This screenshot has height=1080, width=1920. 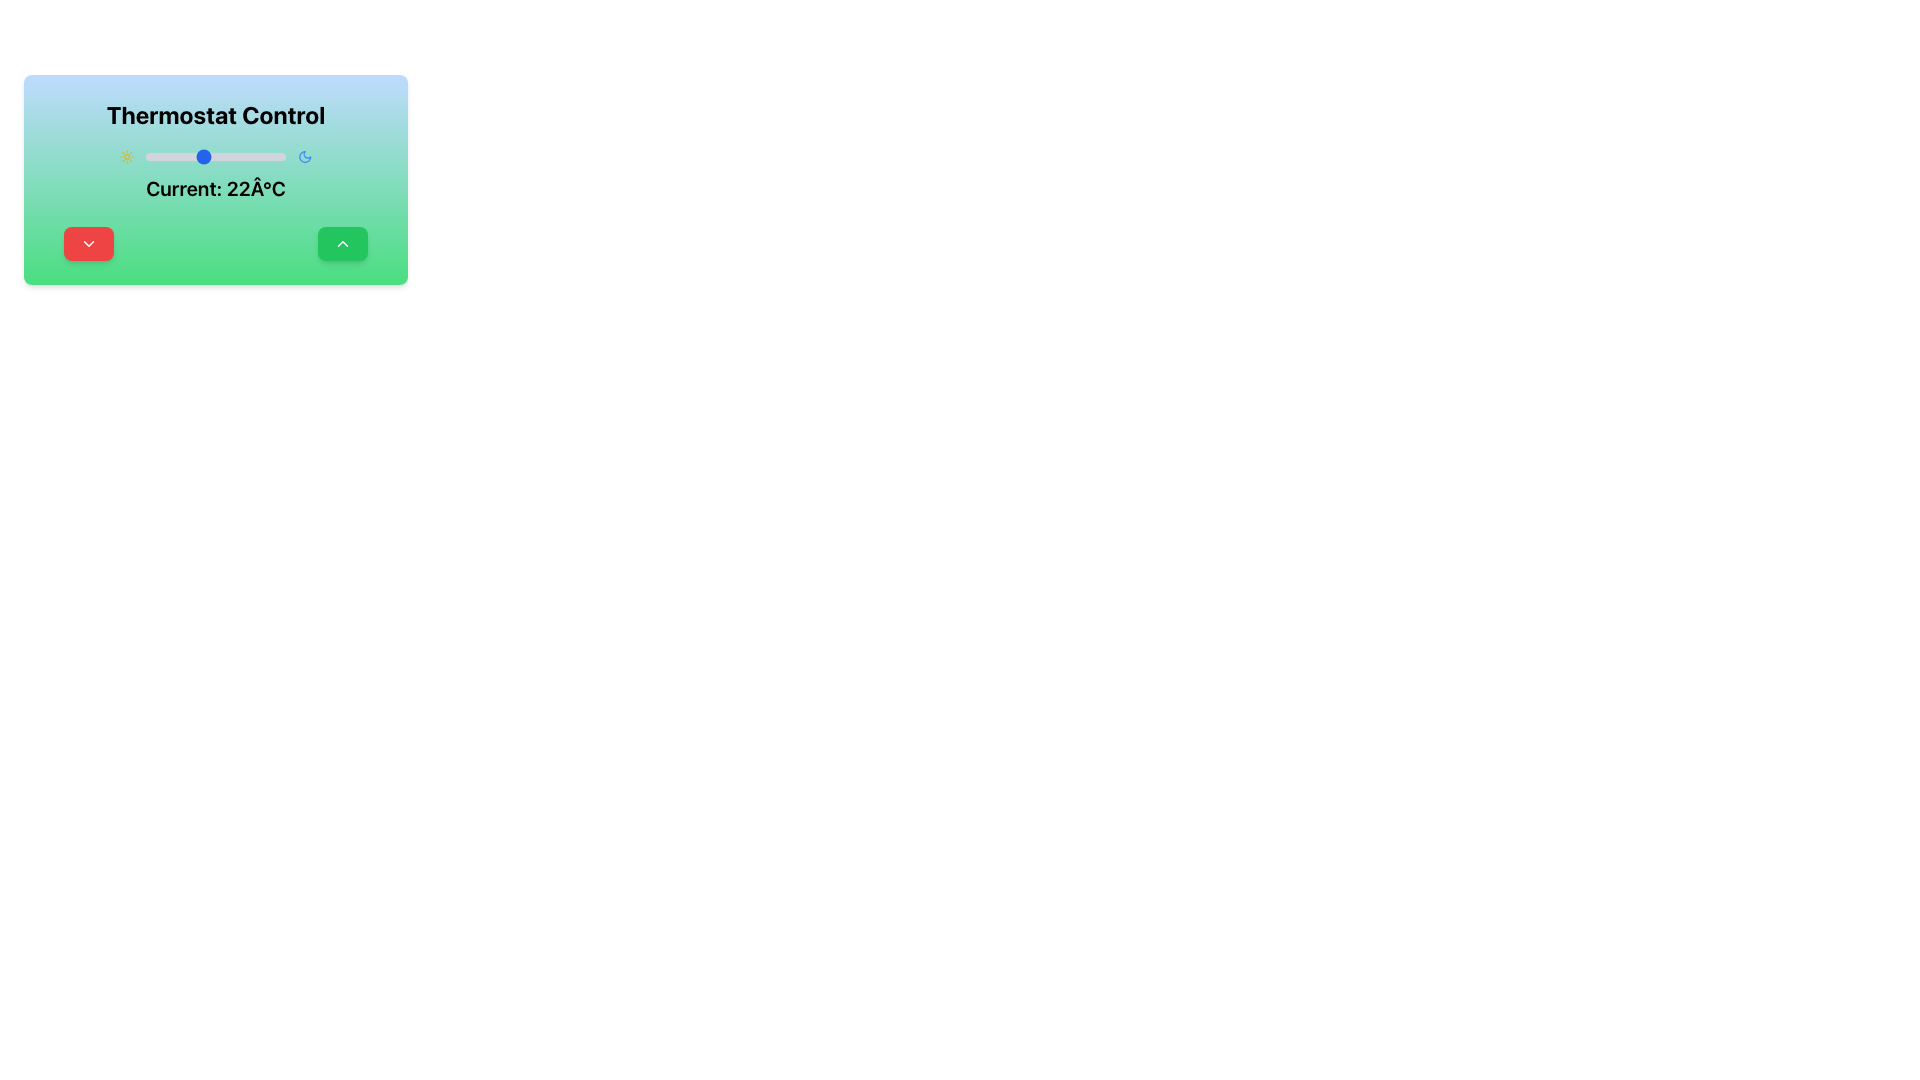 What do you see at coordinates (216, 156) in the screenshot?
I see `temperature` at bounding box center [216, 156].